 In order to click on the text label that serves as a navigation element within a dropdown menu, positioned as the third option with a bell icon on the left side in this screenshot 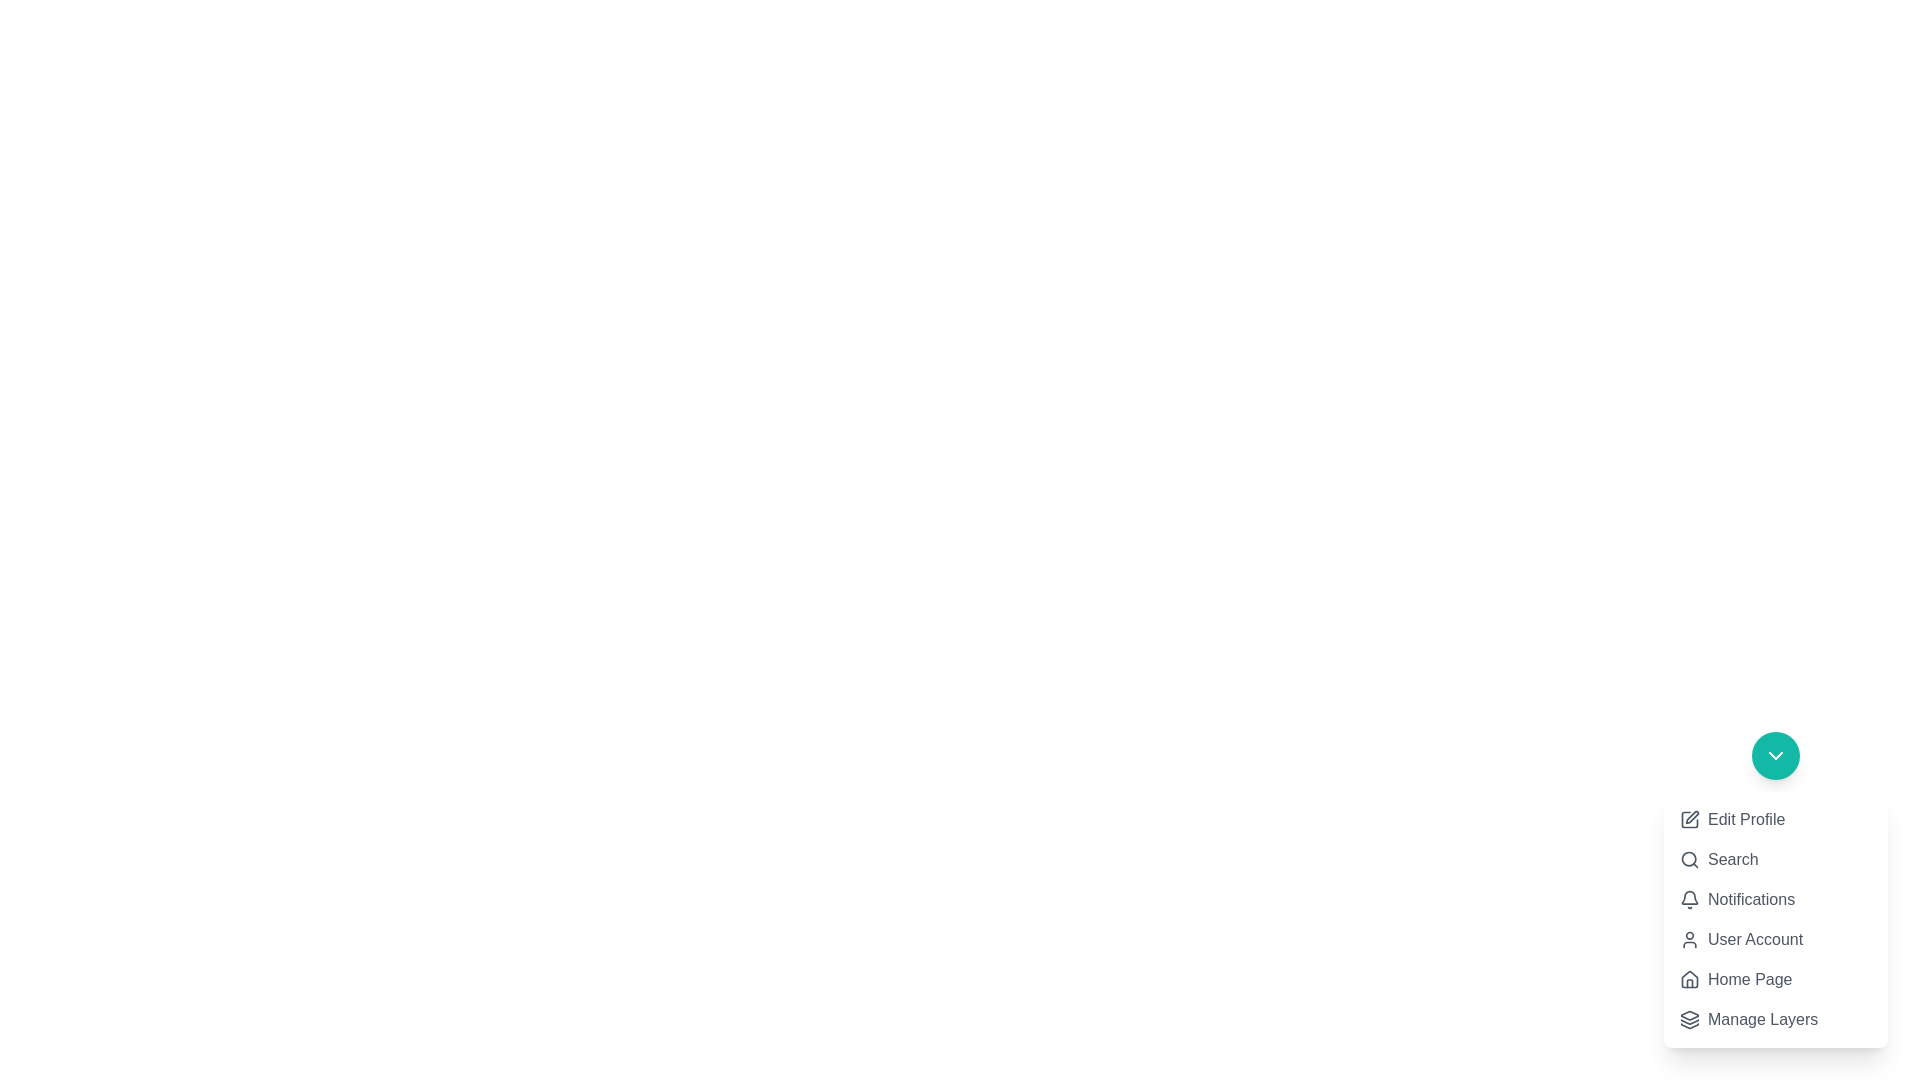, I will do `click(1750, 898)`.